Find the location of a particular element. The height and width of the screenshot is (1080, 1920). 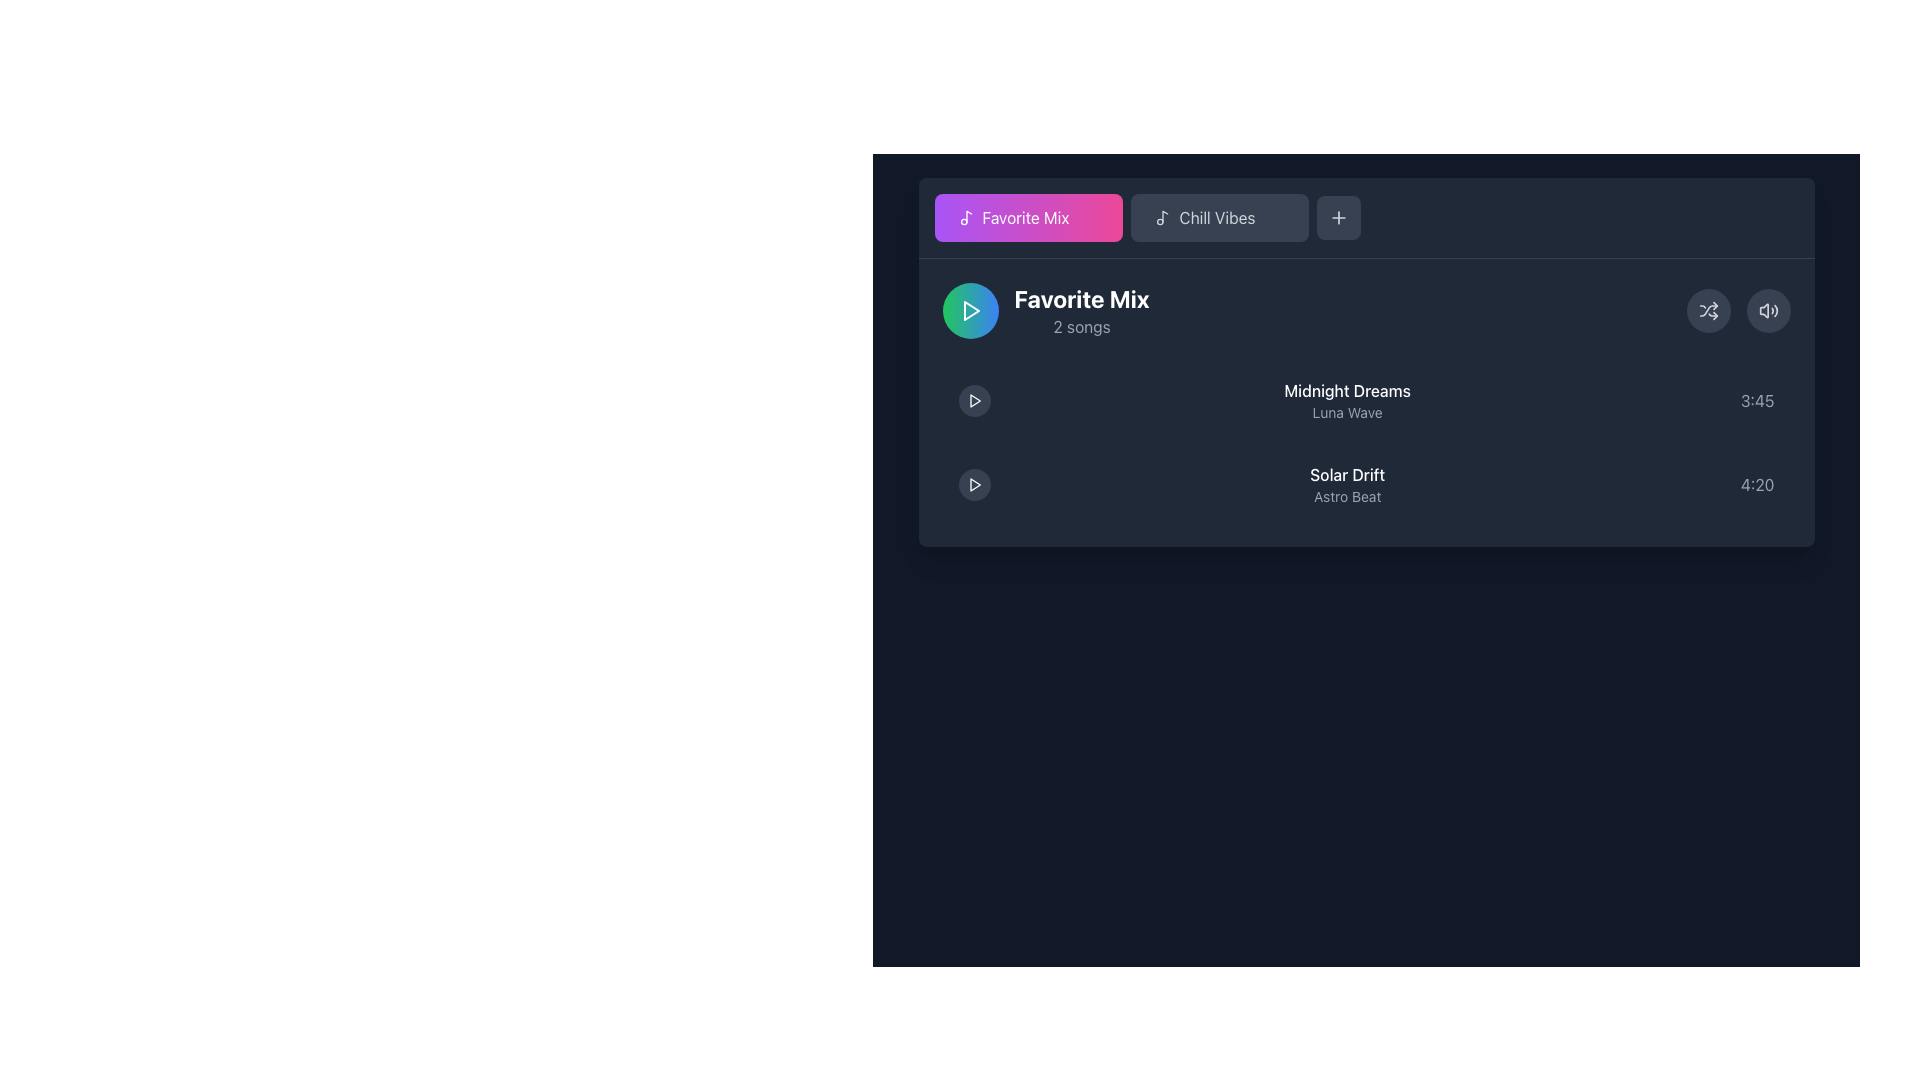

the musical note icon associated with the 'Chill Vibes' button, which is located on the left side of the button, positioned next to the 'Favorite Mix' button is located at coordinates (1163, 218).